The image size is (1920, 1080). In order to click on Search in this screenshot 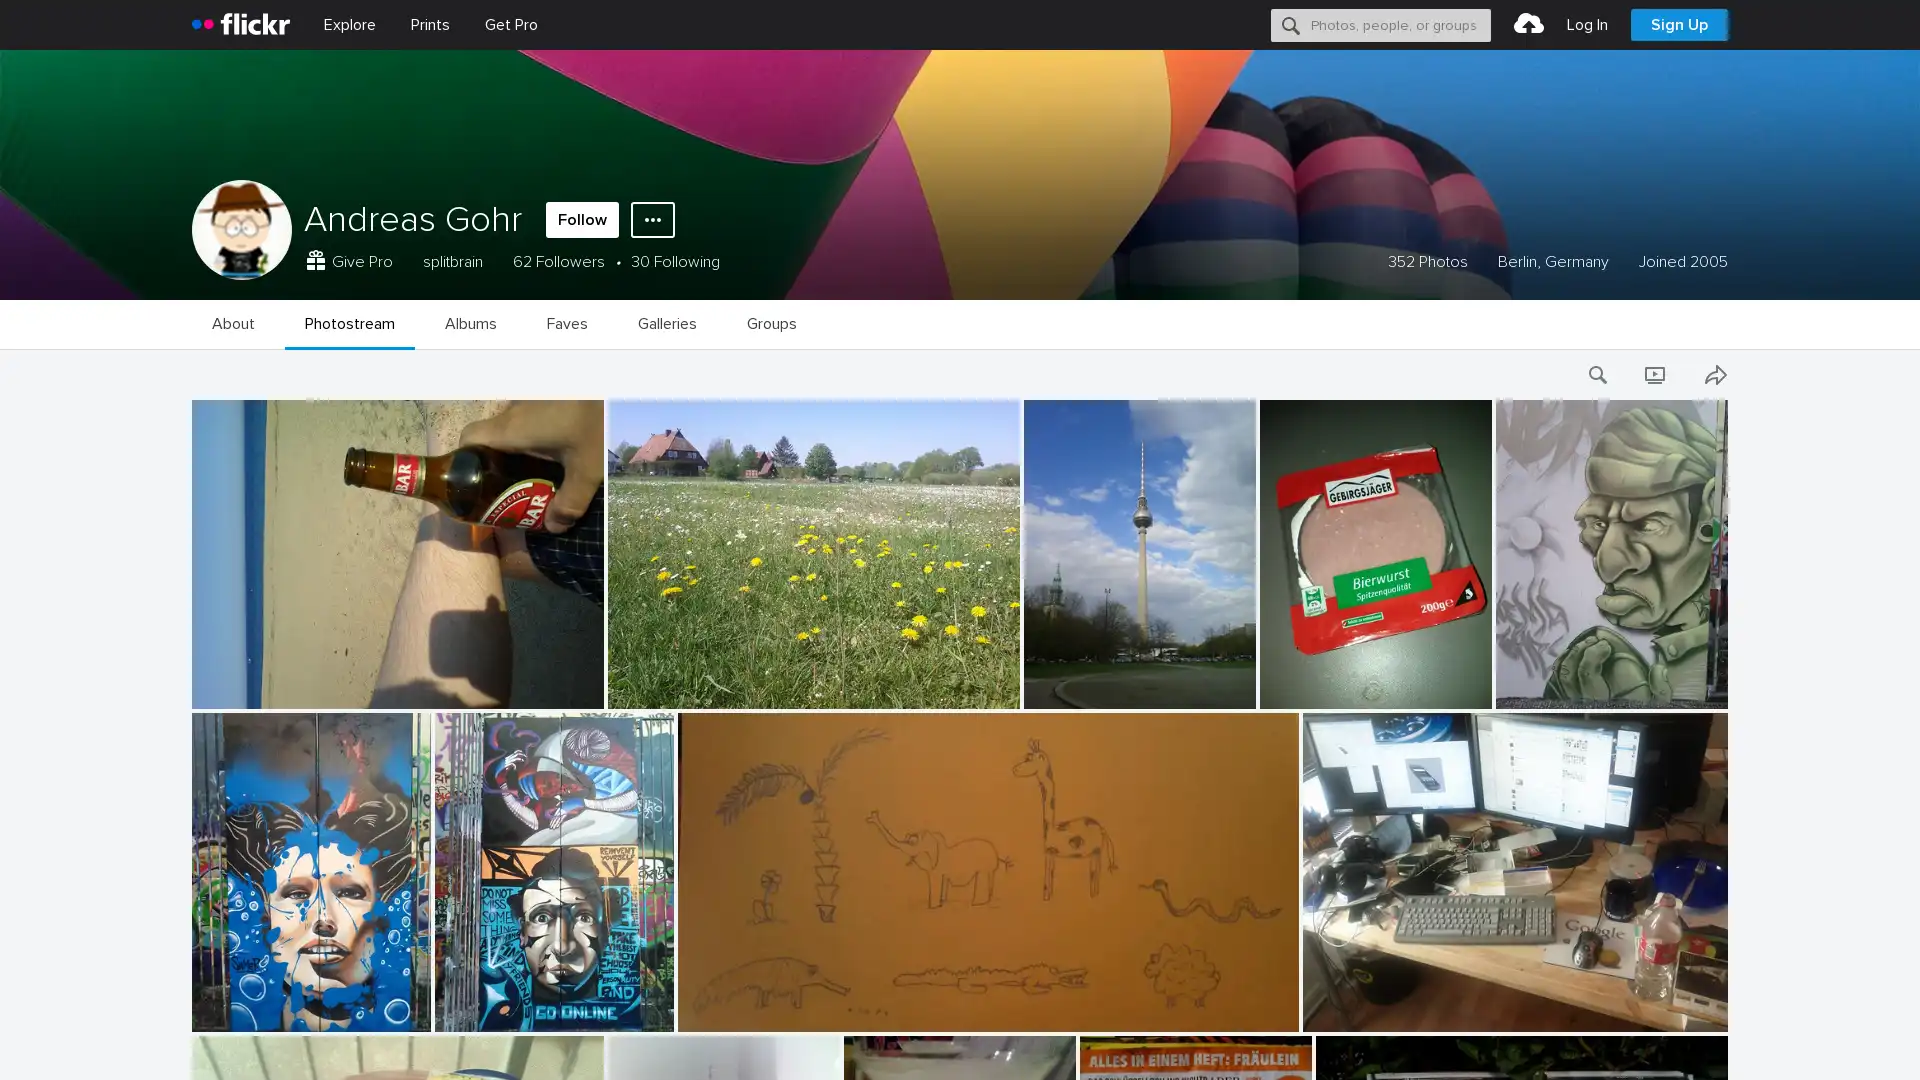, I will do `click(1291, 24)`.